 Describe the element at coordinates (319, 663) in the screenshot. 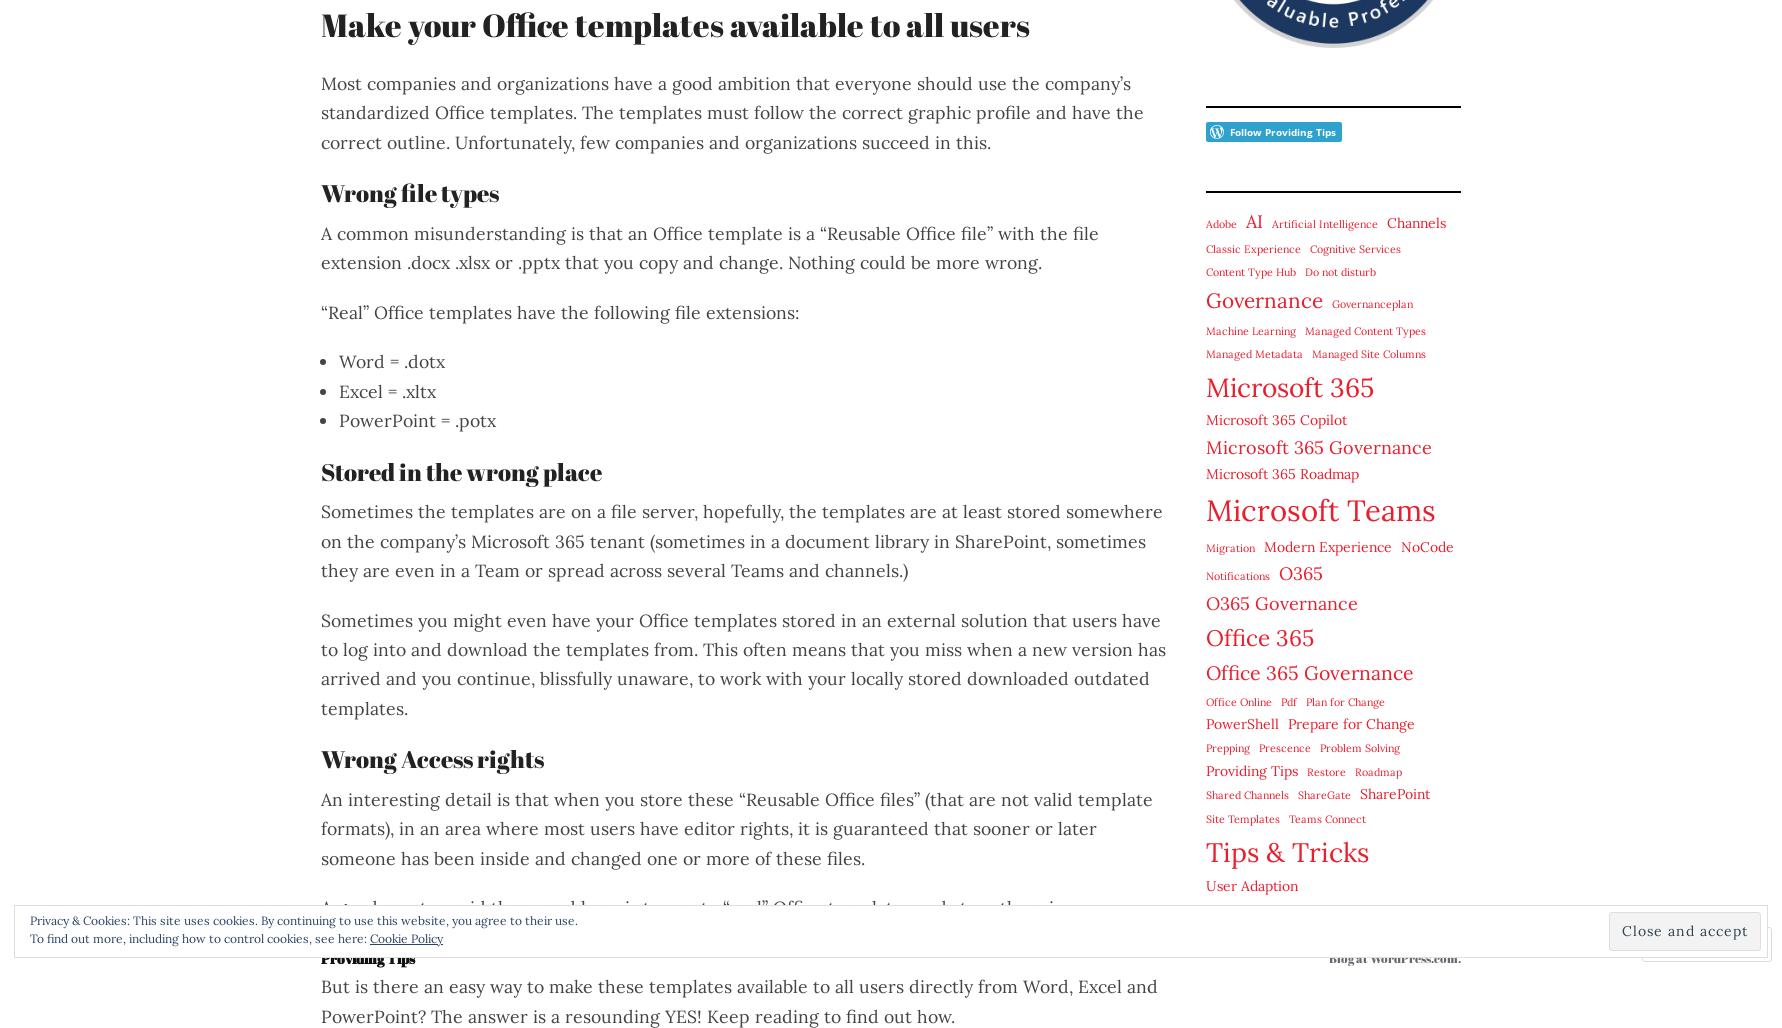

I see `'Sometimes you might even have your Office templates stored in an external solution that users have to log into and download the templates from. This often means that you miss when a new version has arrived and you continue, blissfully unaware, to work with your locally stored downloaded outdated templates.'` at that location.